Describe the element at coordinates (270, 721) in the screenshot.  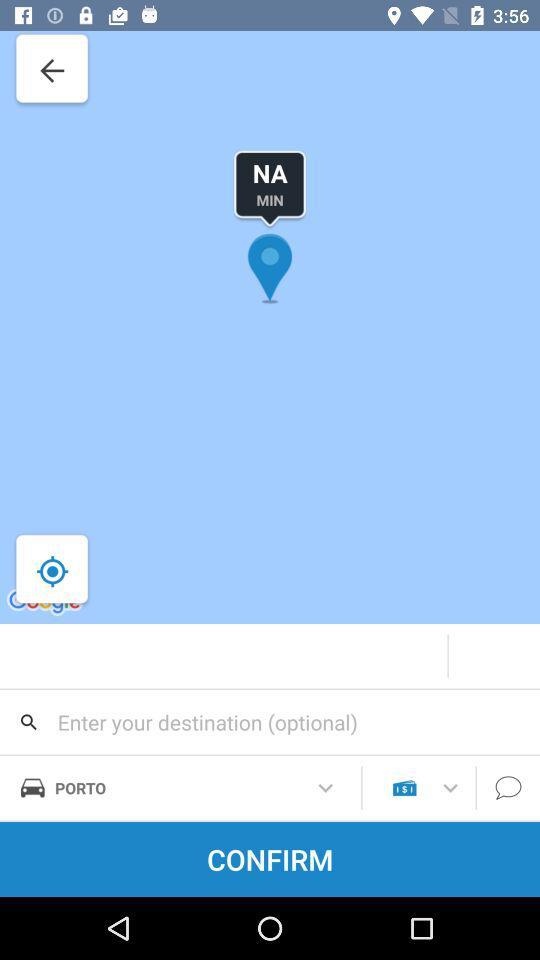
I see `your destination` at that location.